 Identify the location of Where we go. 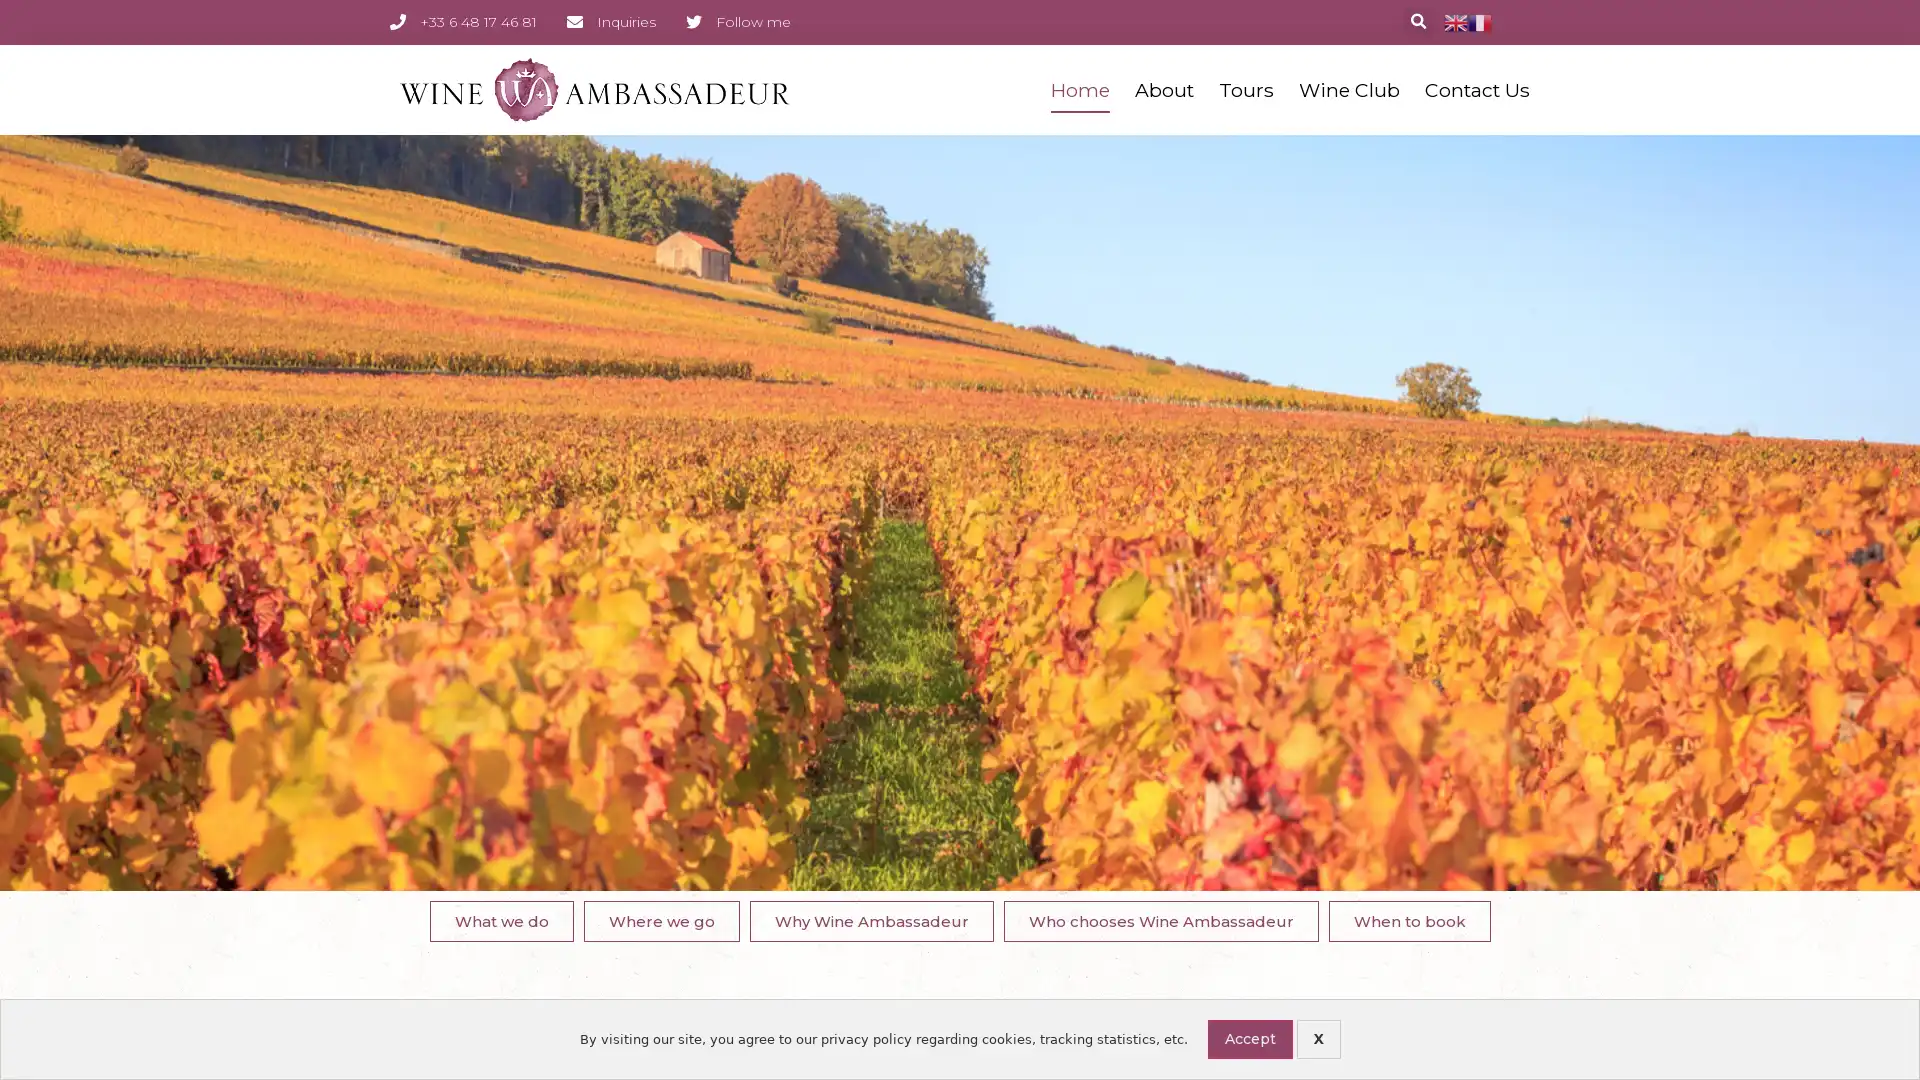
(661, 920).